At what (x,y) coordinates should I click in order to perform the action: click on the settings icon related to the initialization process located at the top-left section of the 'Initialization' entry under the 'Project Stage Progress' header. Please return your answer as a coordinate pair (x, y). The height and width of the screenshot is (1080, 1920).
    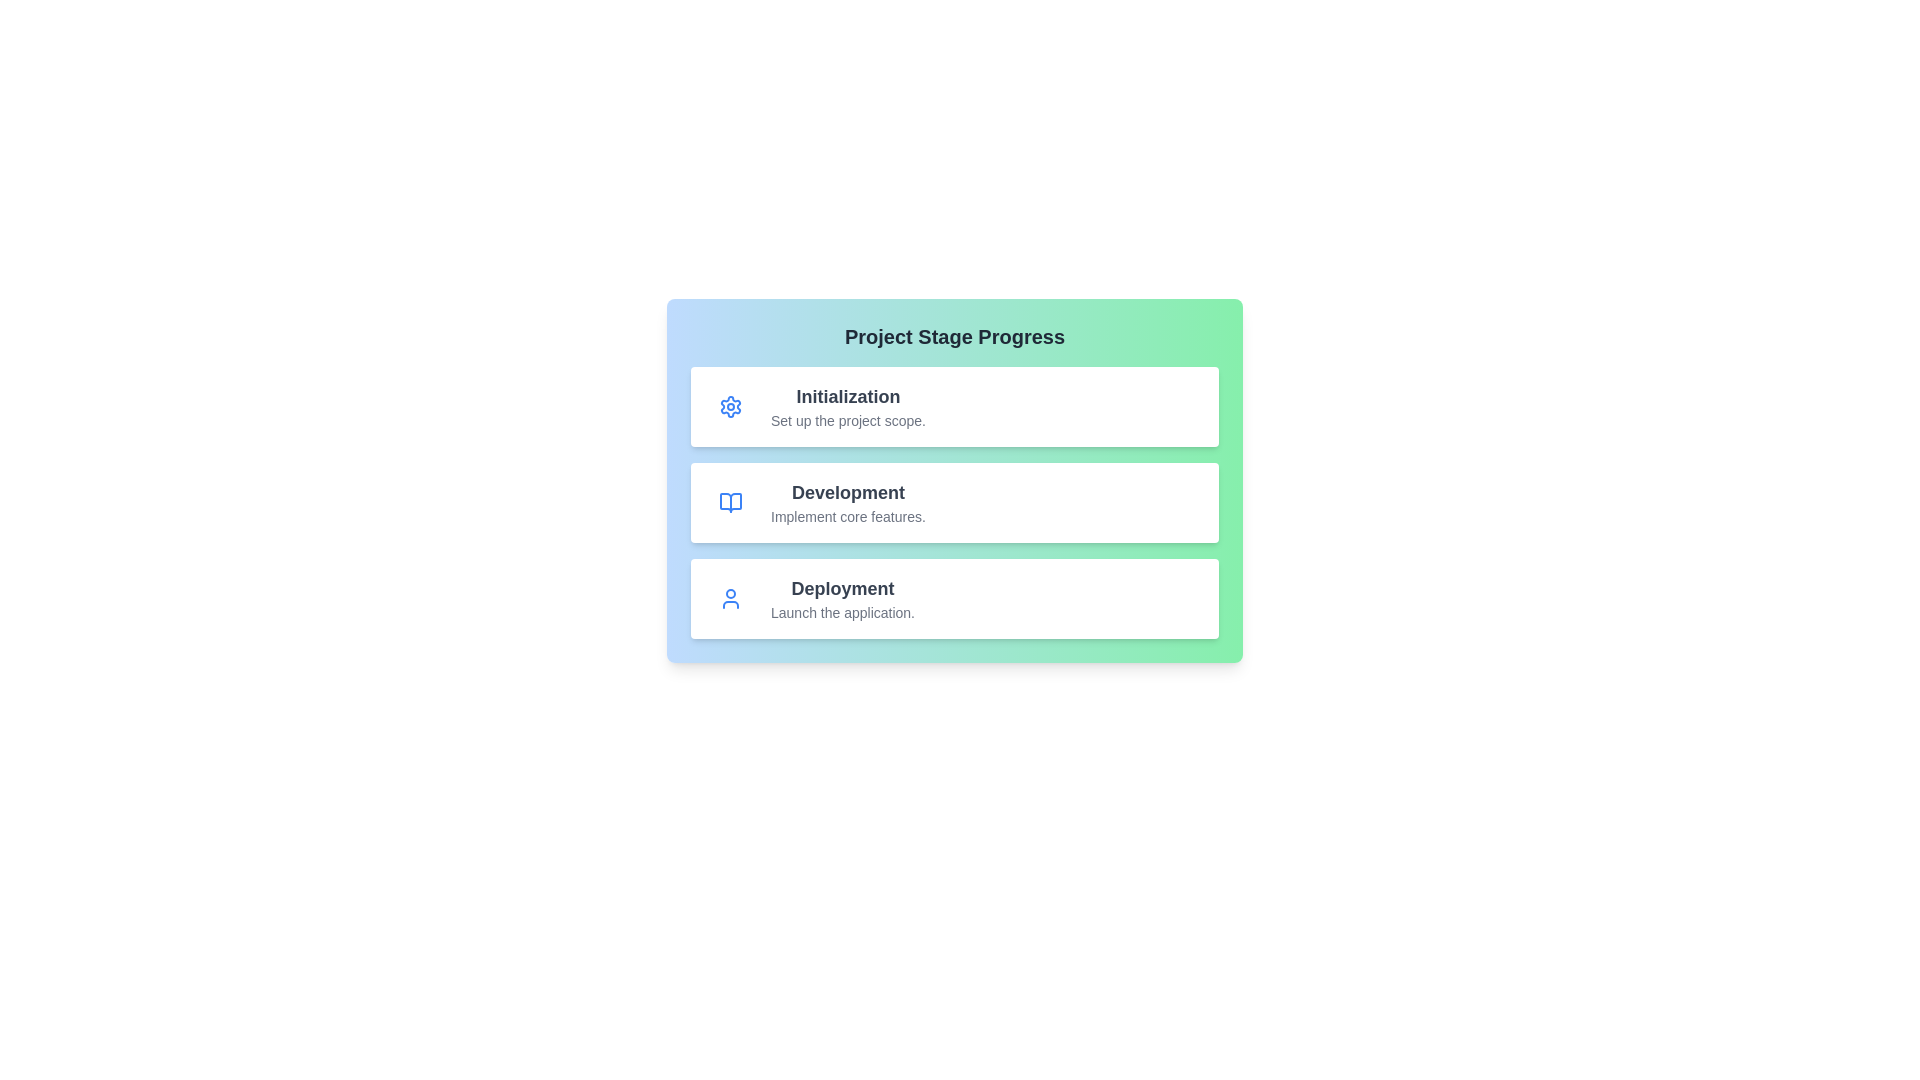
    Looking at the image, I should click on (729, 406).